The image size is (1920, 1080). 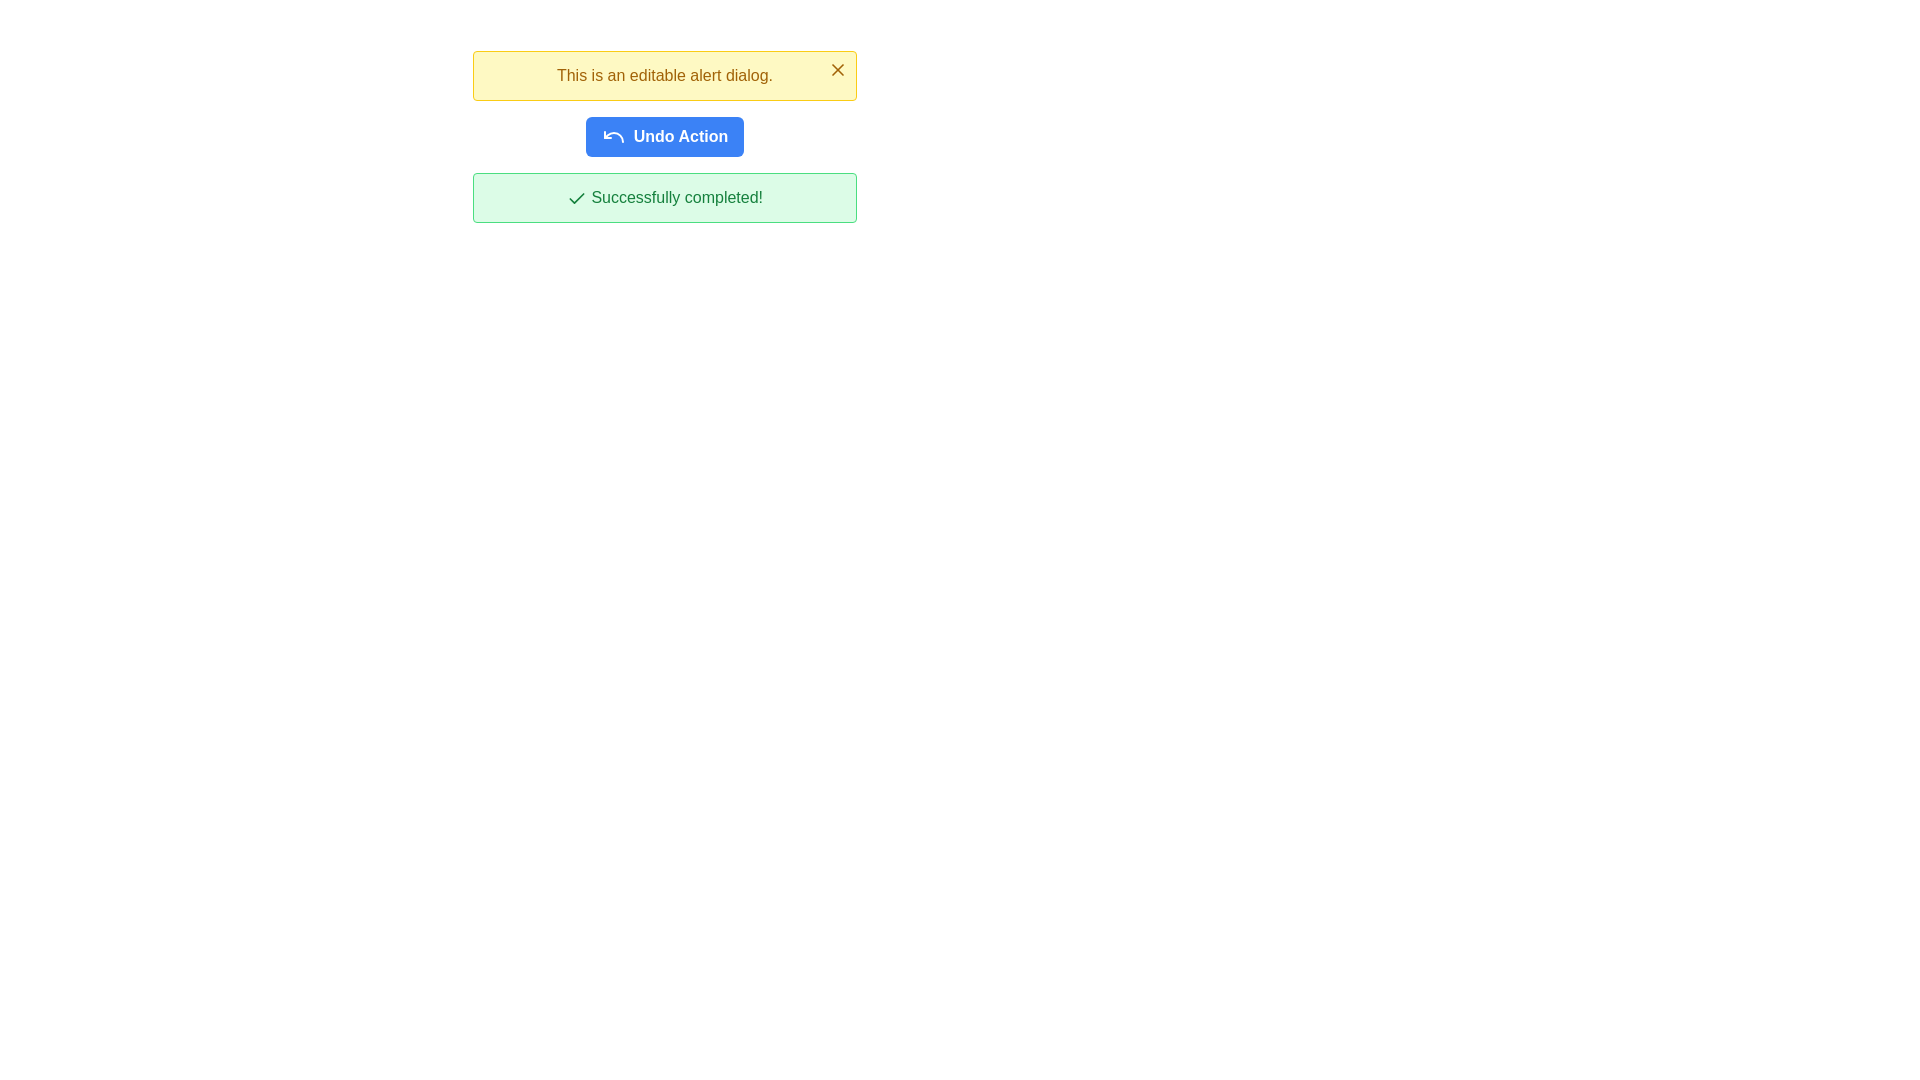 I want to click on the small, circular arrow icon located to the left side of the 'Undo Action' blue button, which has a thin, sharp outline and modern minimalist design, so click(x=612, y=136).